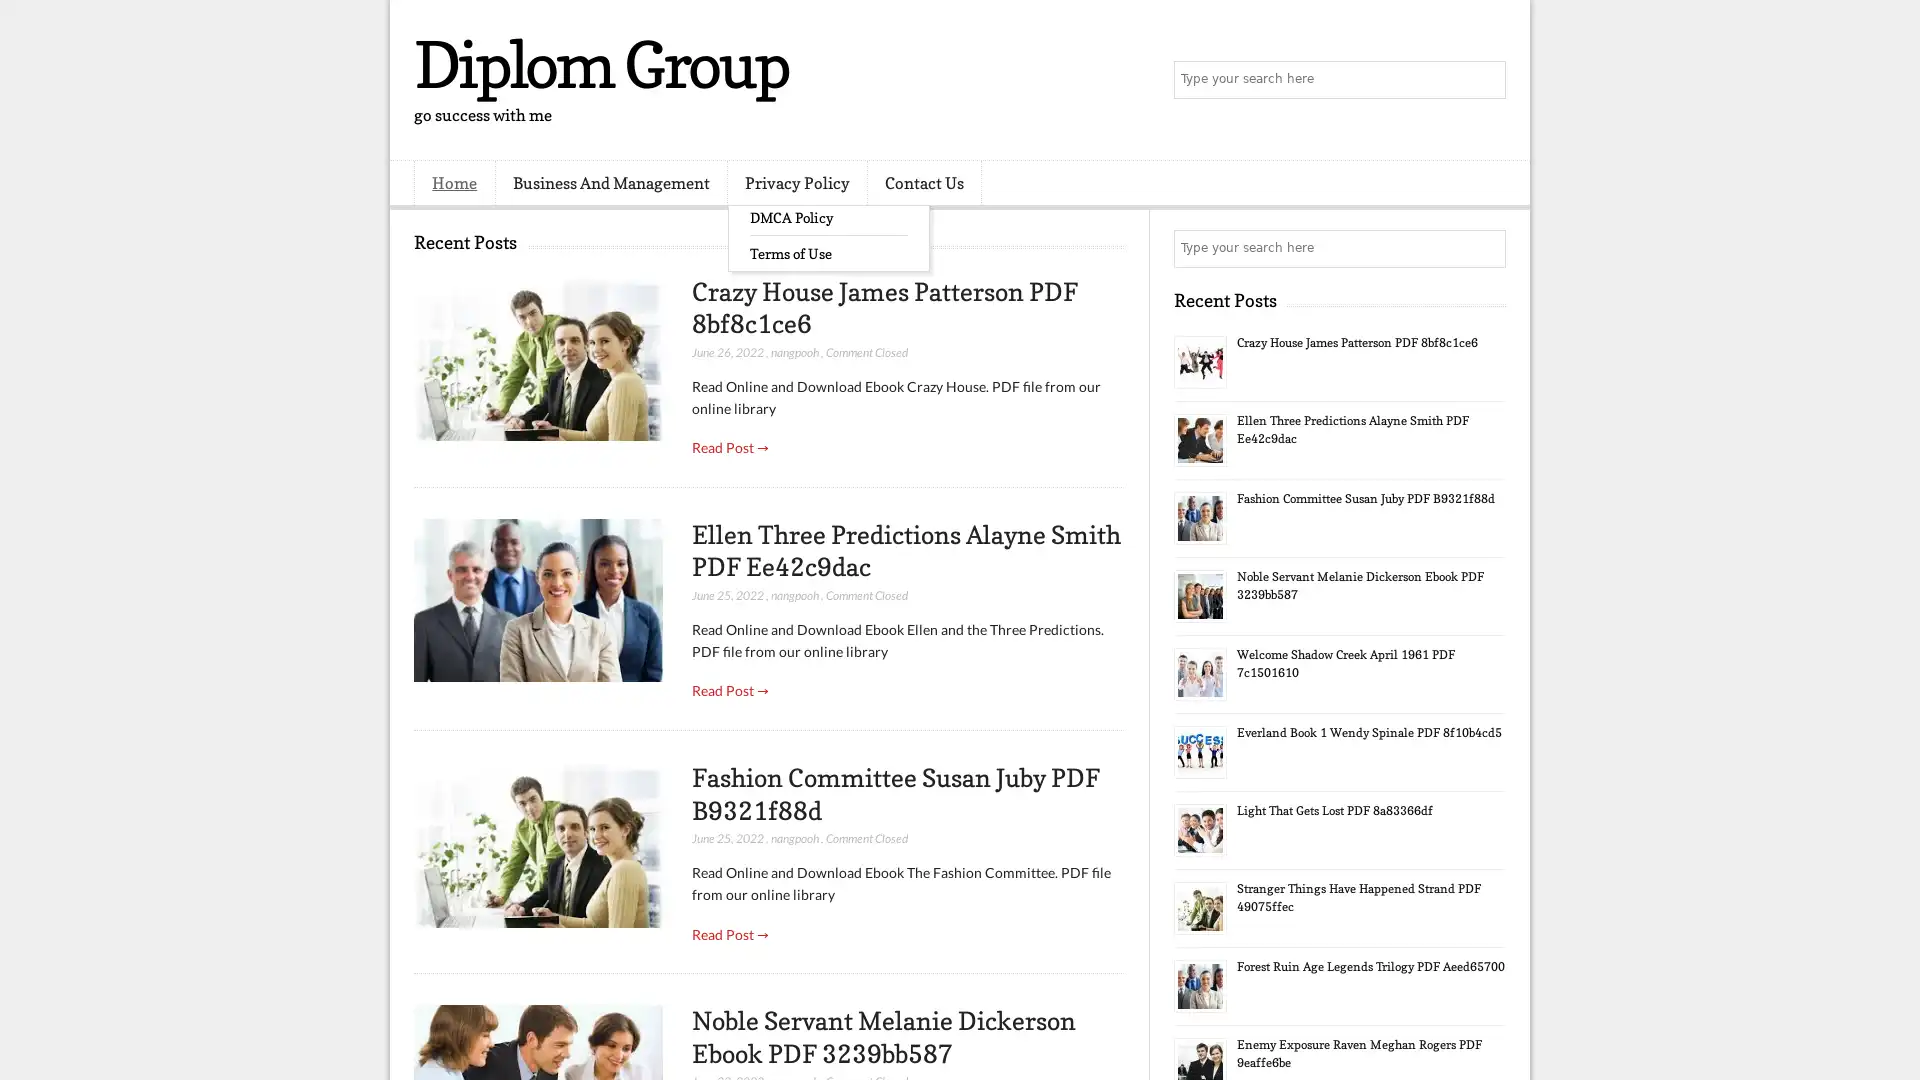 The image size is (1920, 1080). I want to click on Search, so click(1485, 80).